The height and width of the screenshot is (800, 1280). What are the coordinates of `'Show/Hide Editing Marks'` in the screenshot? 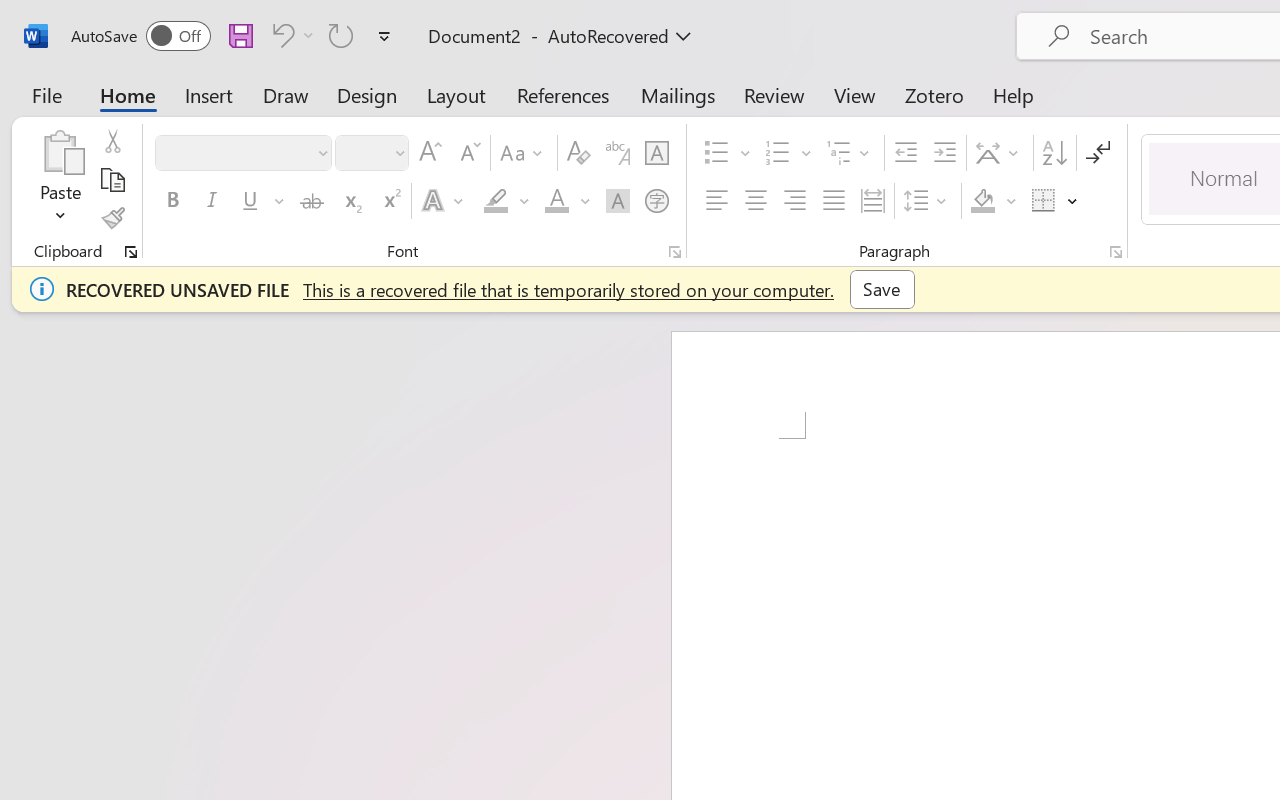 It's located at (1097, 153).